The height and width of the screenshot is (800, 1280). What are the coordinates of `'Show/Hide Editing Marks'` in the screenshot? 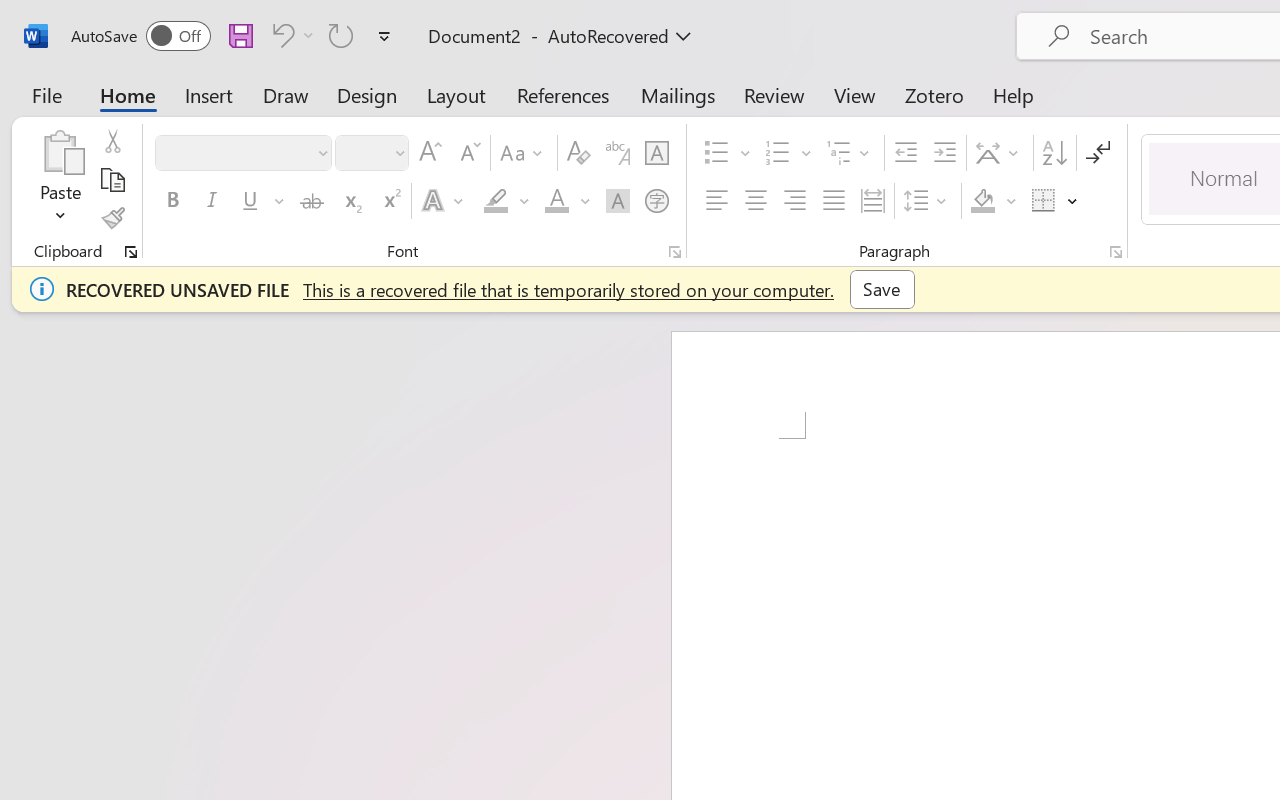 It's located at (1097, 153).